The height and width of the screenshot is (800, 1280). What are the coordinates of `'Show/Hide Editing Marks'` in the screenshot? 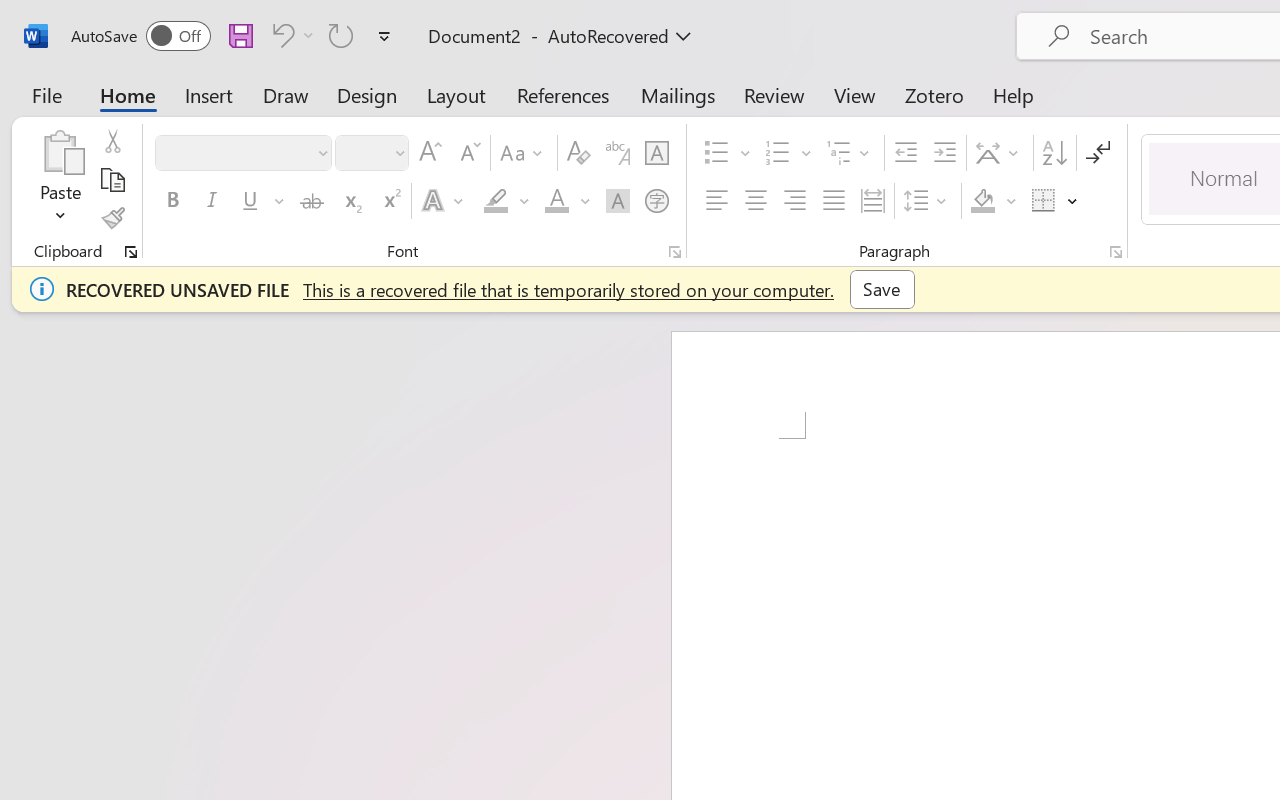 It's located at (1097, 153).